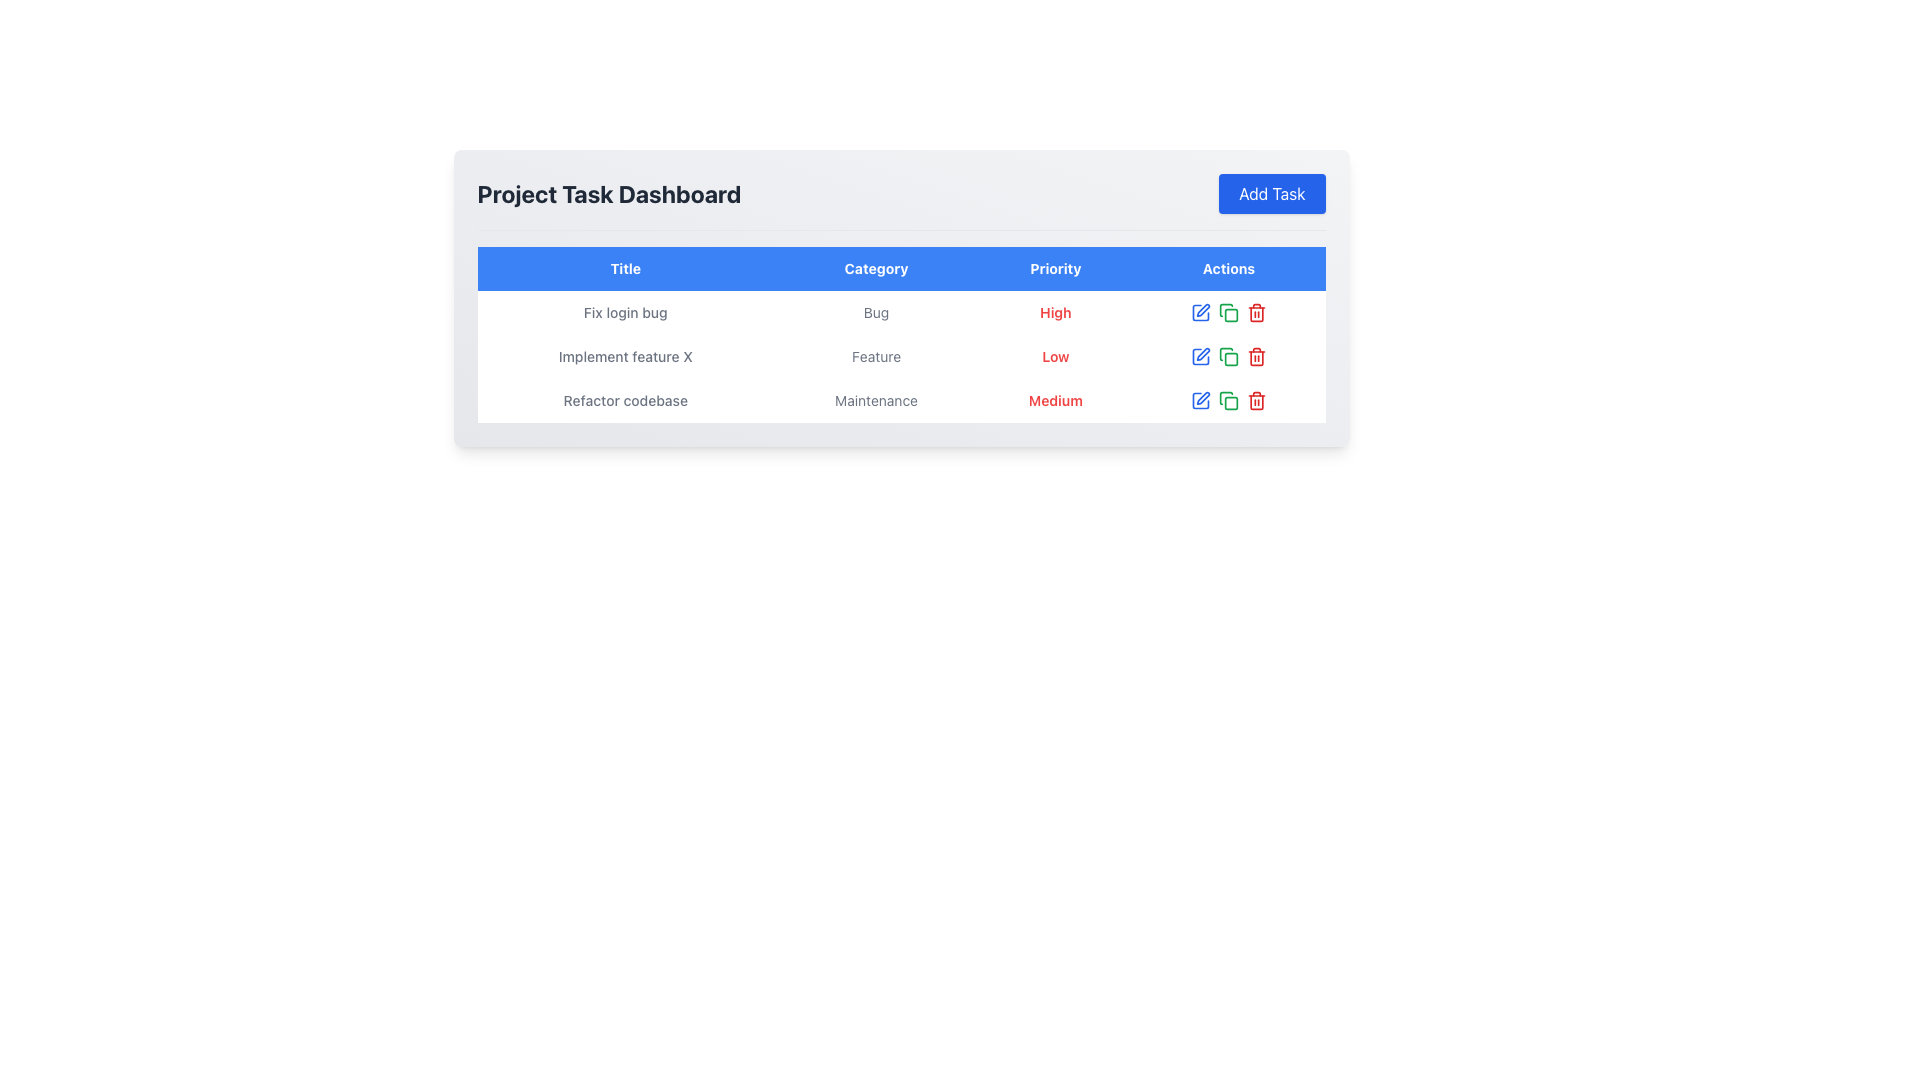  What do you see at coordinates (624, 268) in the screenshot?
I see `text content of the Table Header Cell labeled 'Title', which indicates the content type of the first column in the Project Task Dashboard` at bounding box center [624, 268].